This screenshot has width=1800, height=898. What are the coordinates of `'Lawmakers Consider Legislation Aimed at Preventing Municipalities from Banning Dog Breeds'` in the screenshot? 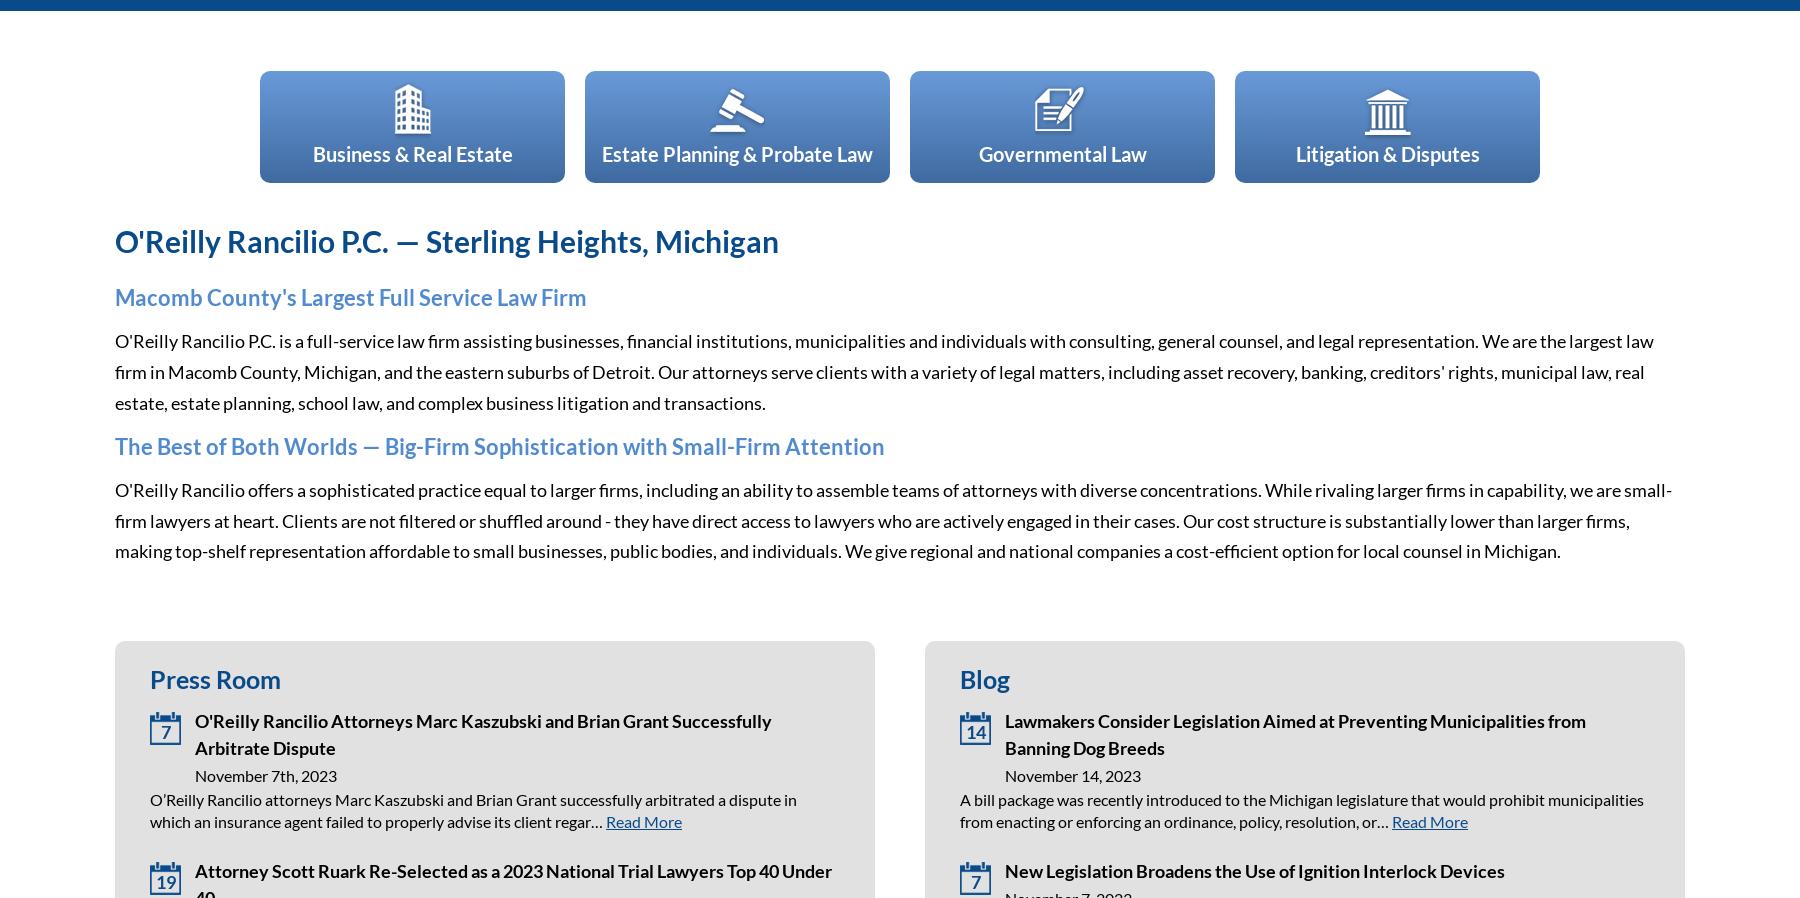 It's located at (1003, 733).